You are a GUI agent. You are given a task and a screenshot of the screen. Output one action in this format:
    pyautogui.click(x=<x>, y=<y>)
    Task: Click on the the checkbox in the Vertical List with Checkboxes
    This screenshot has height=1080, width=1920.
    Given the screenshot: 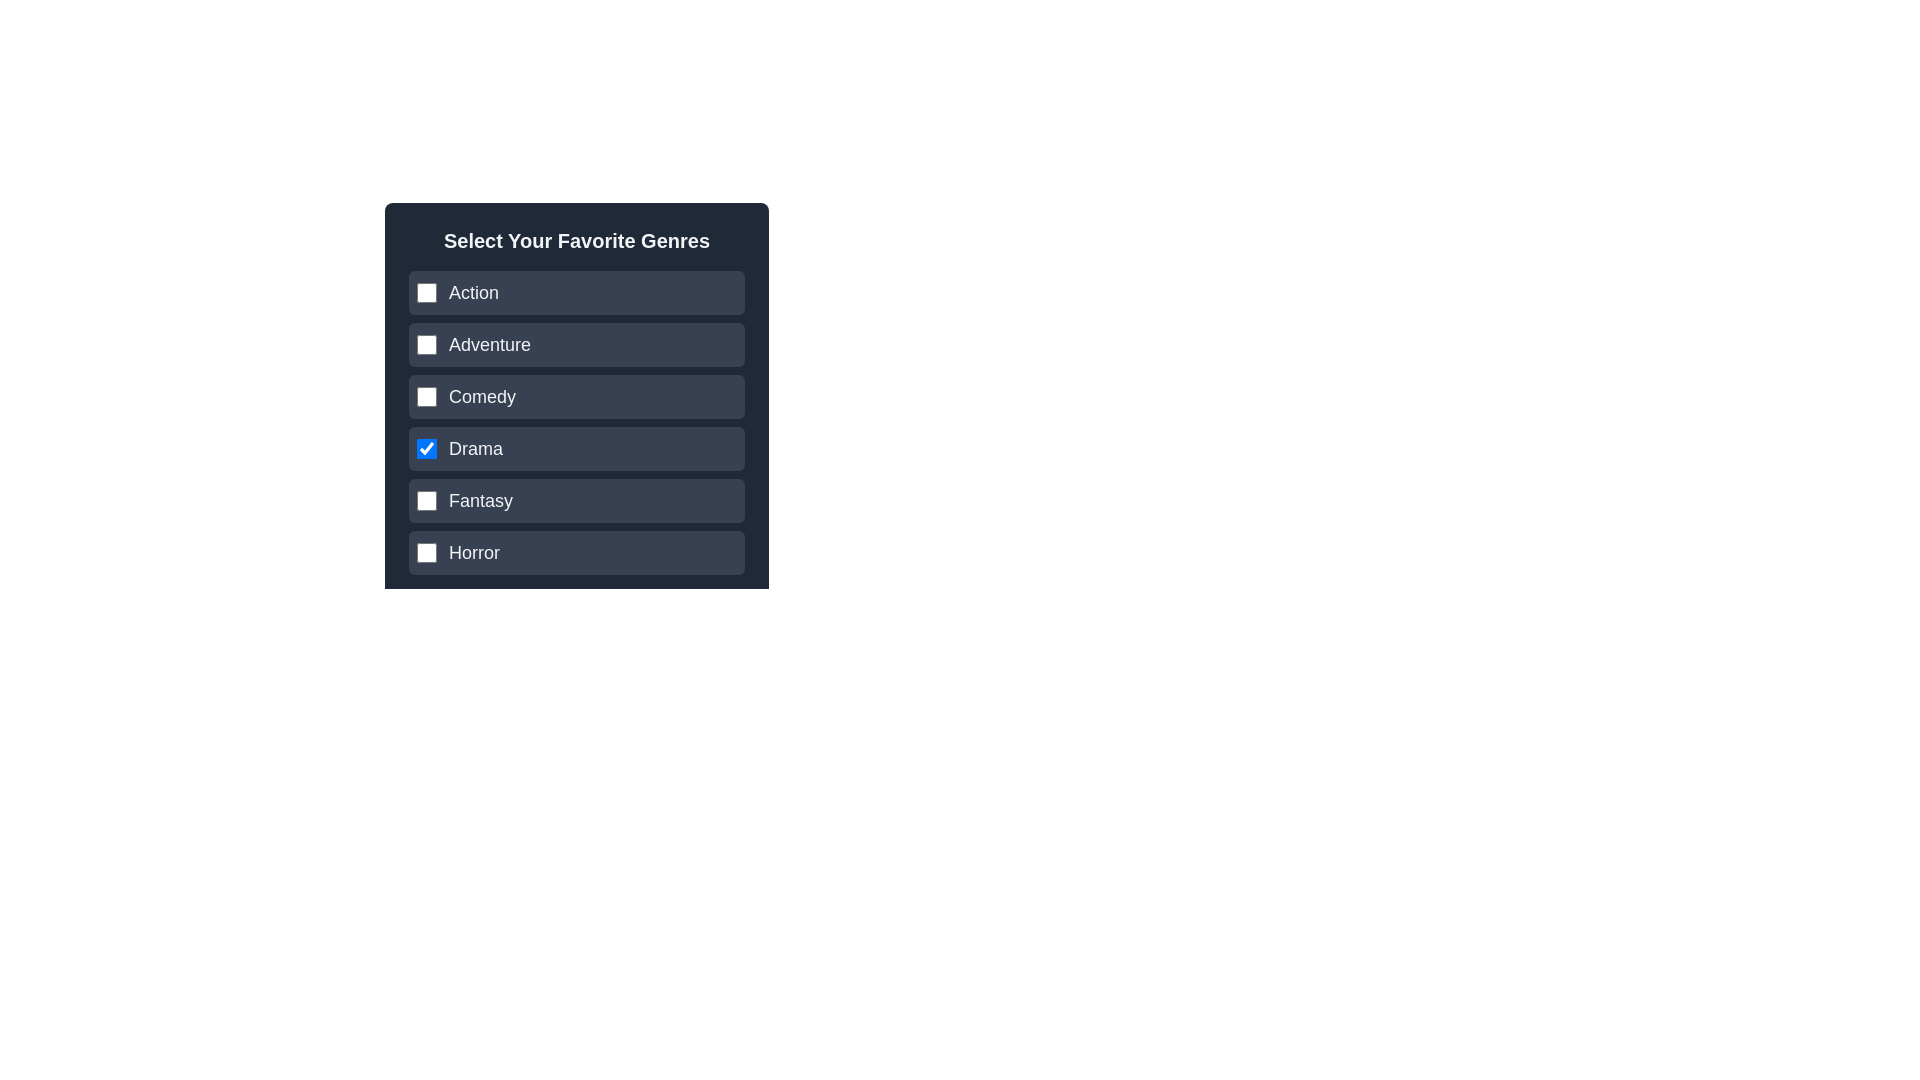 What is the action you would take?
    pyautogui.click(x=575, y=422)
    